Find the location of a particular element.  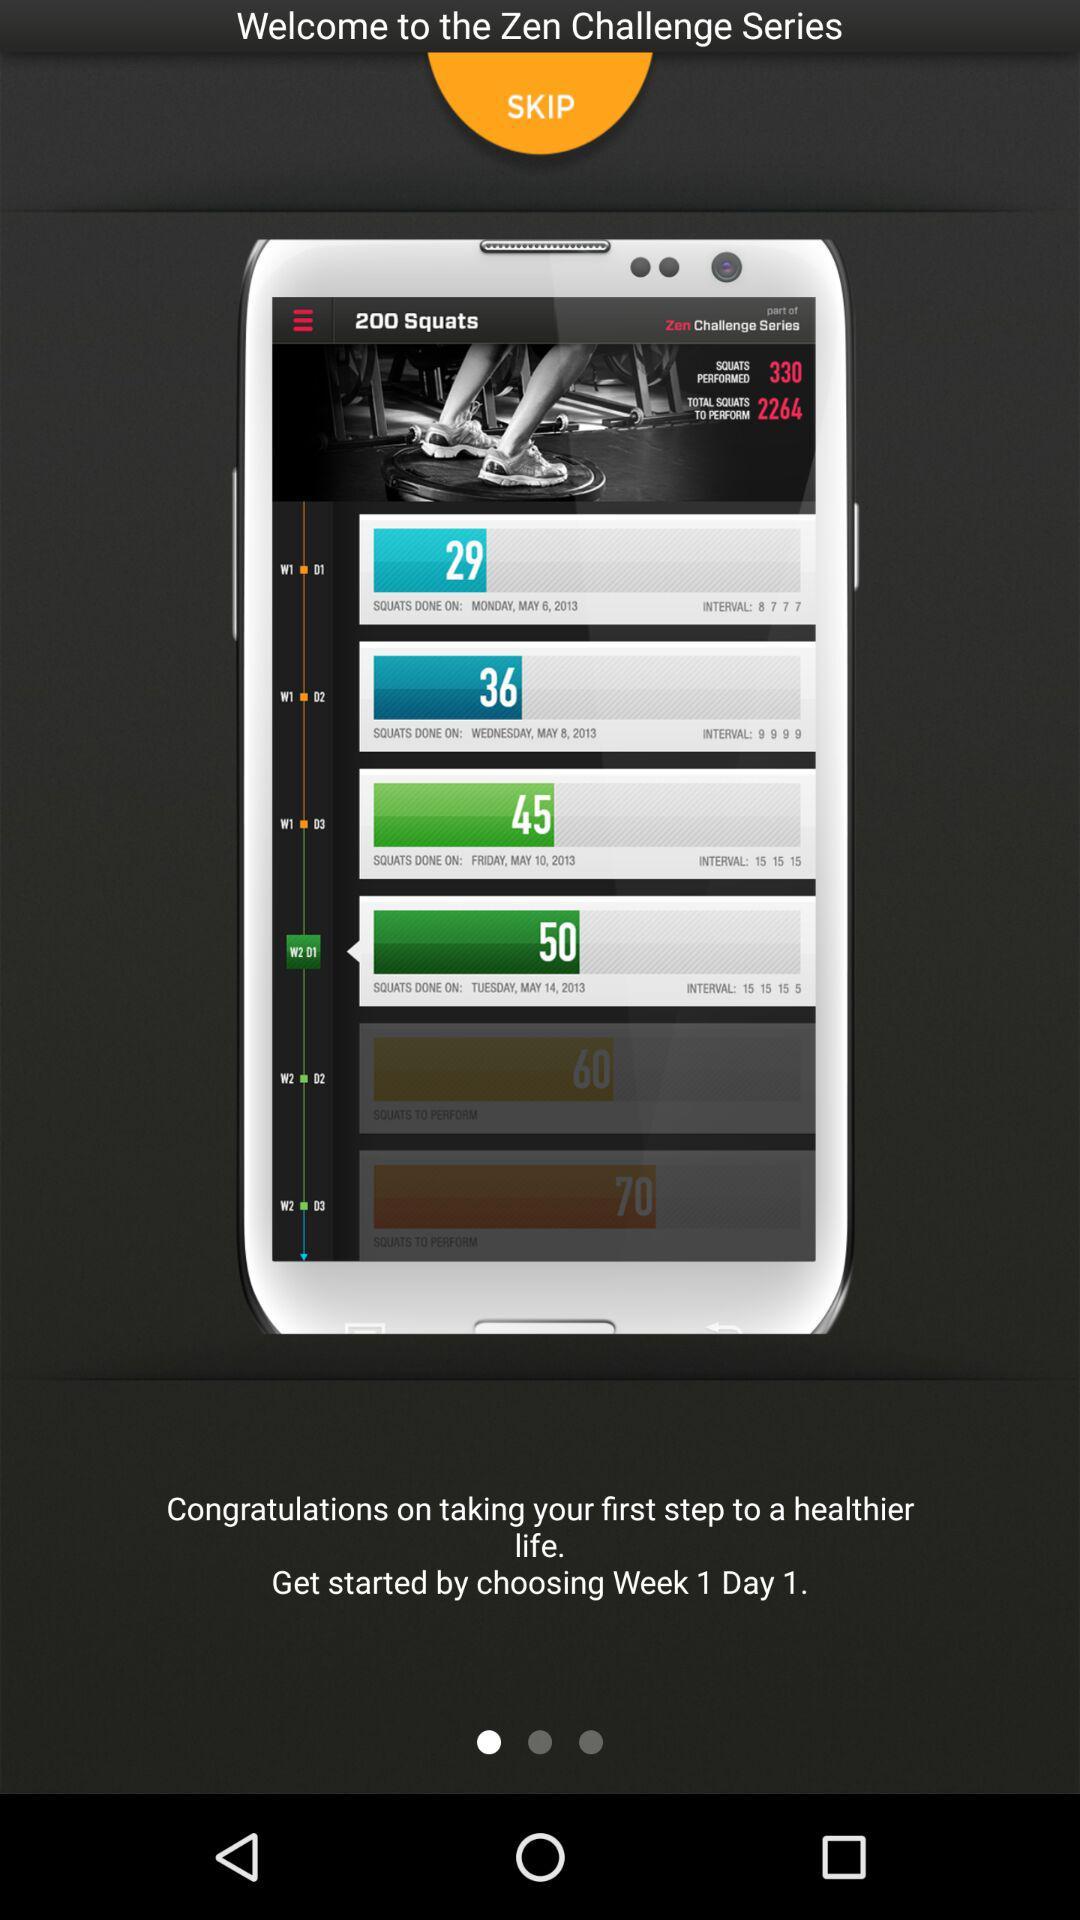

show the first part of the tutorial is located at coordinates (489, 1741).